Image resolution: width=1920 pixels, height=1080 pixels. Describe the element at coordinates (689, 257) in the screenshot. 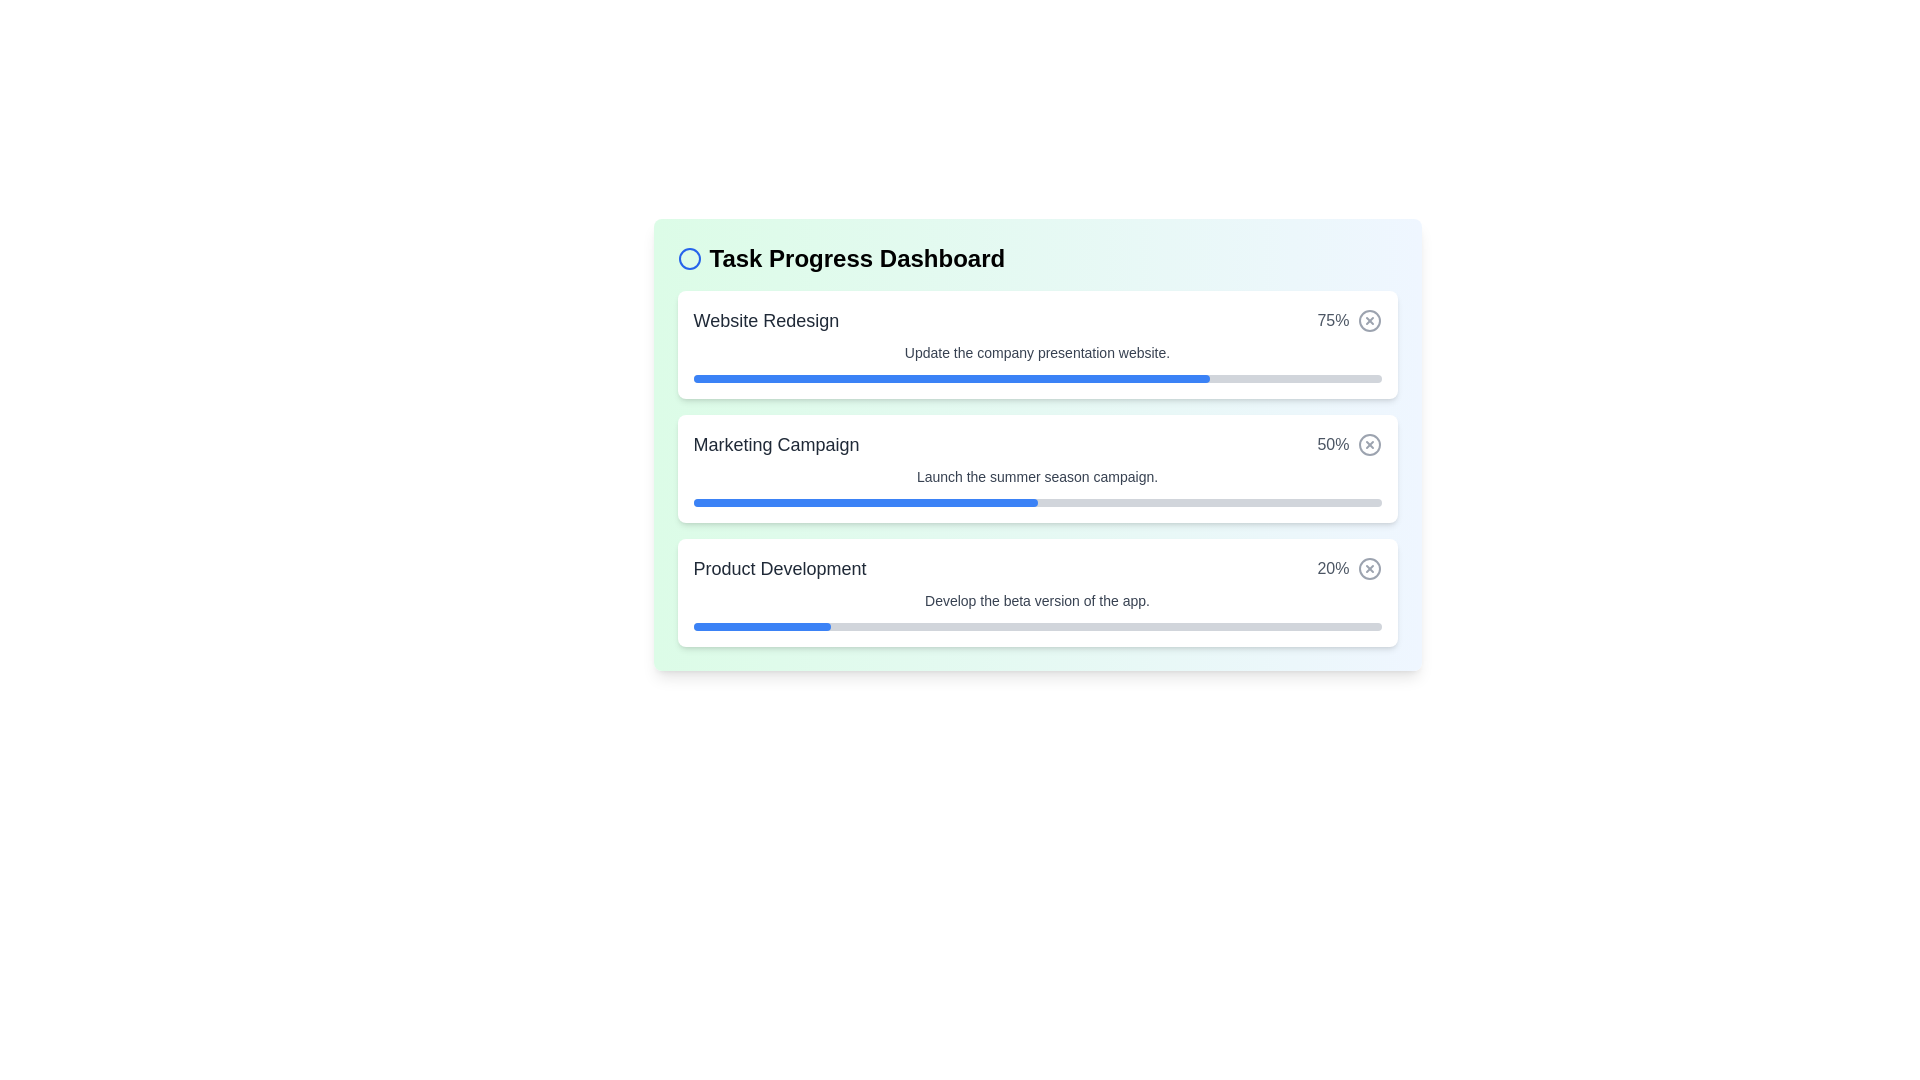

I see `the circular icon with a blue border located in the upper-left region of the interface, near the 'Task Progress Dashboard' title` at that location.